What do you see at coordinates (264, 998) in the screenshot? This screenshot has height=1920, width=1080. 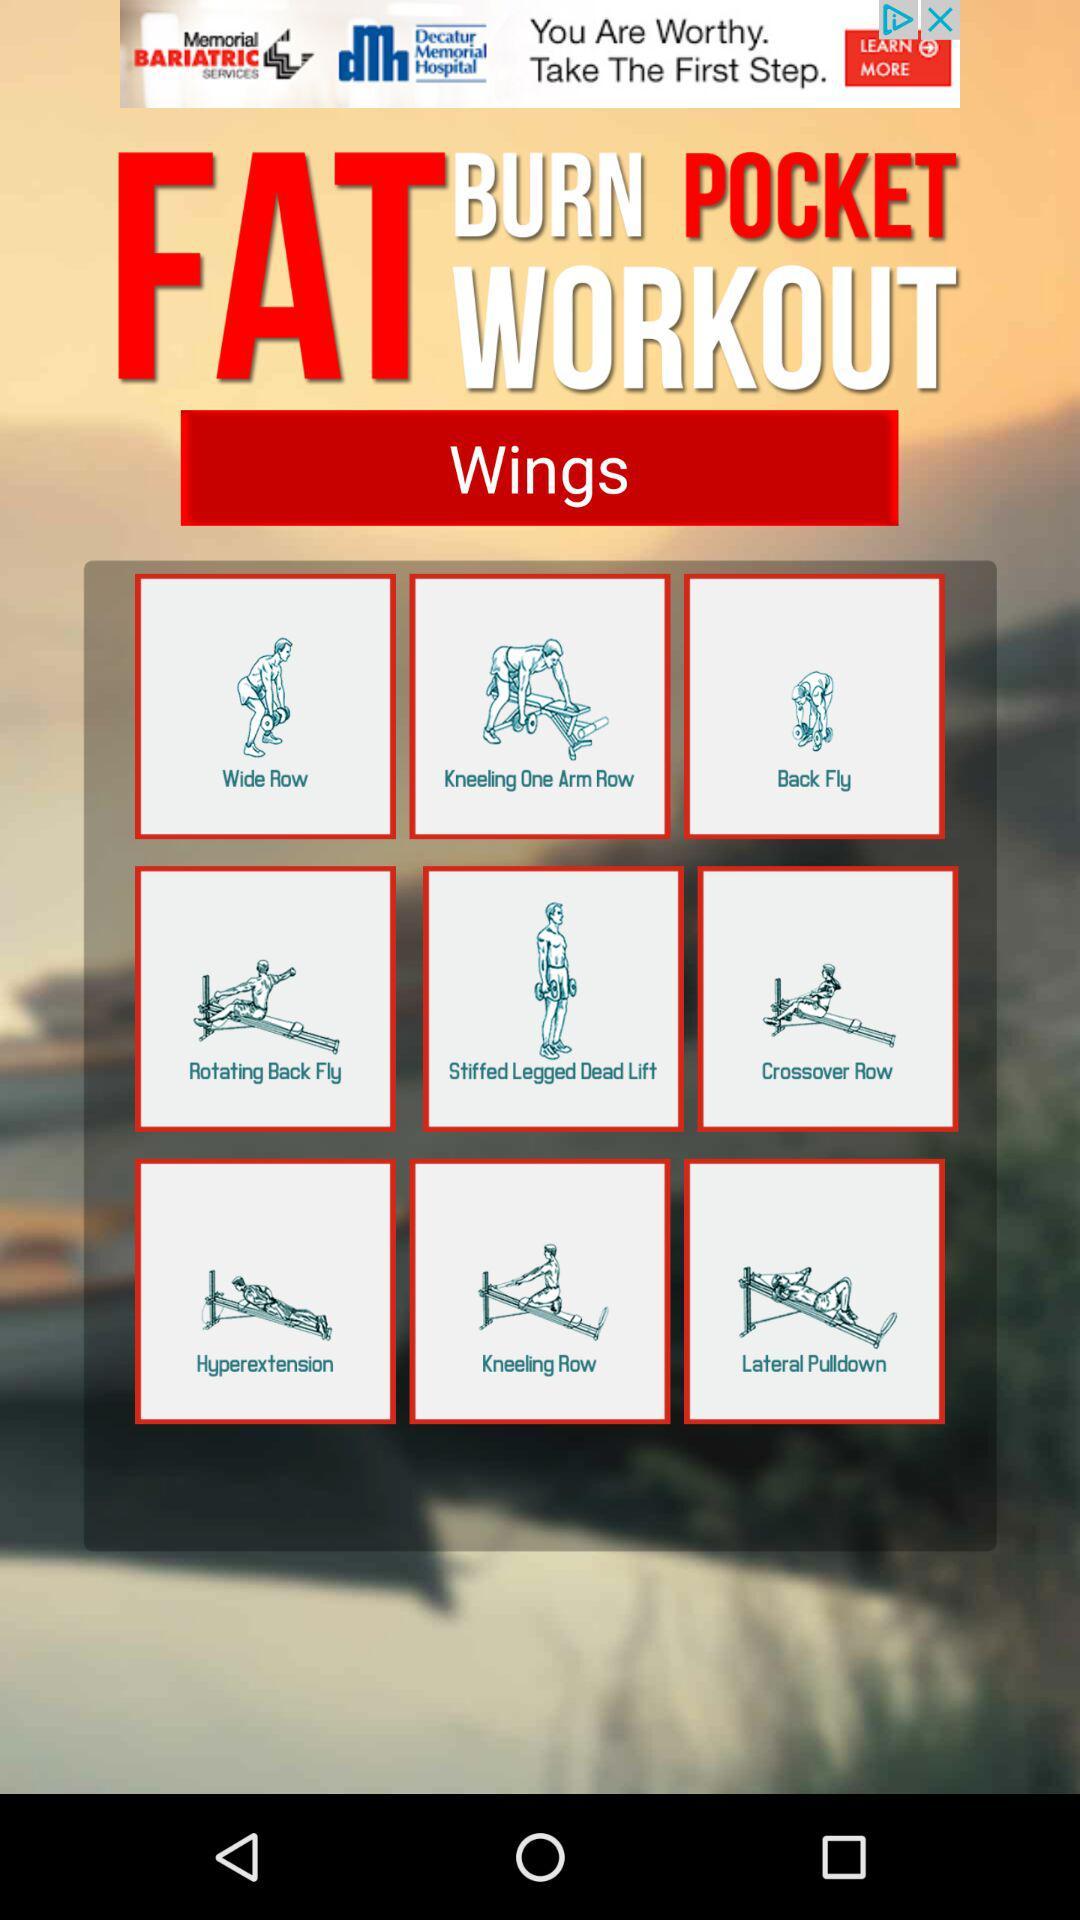 I see `rotating back option` at bounding box center [264, 998].